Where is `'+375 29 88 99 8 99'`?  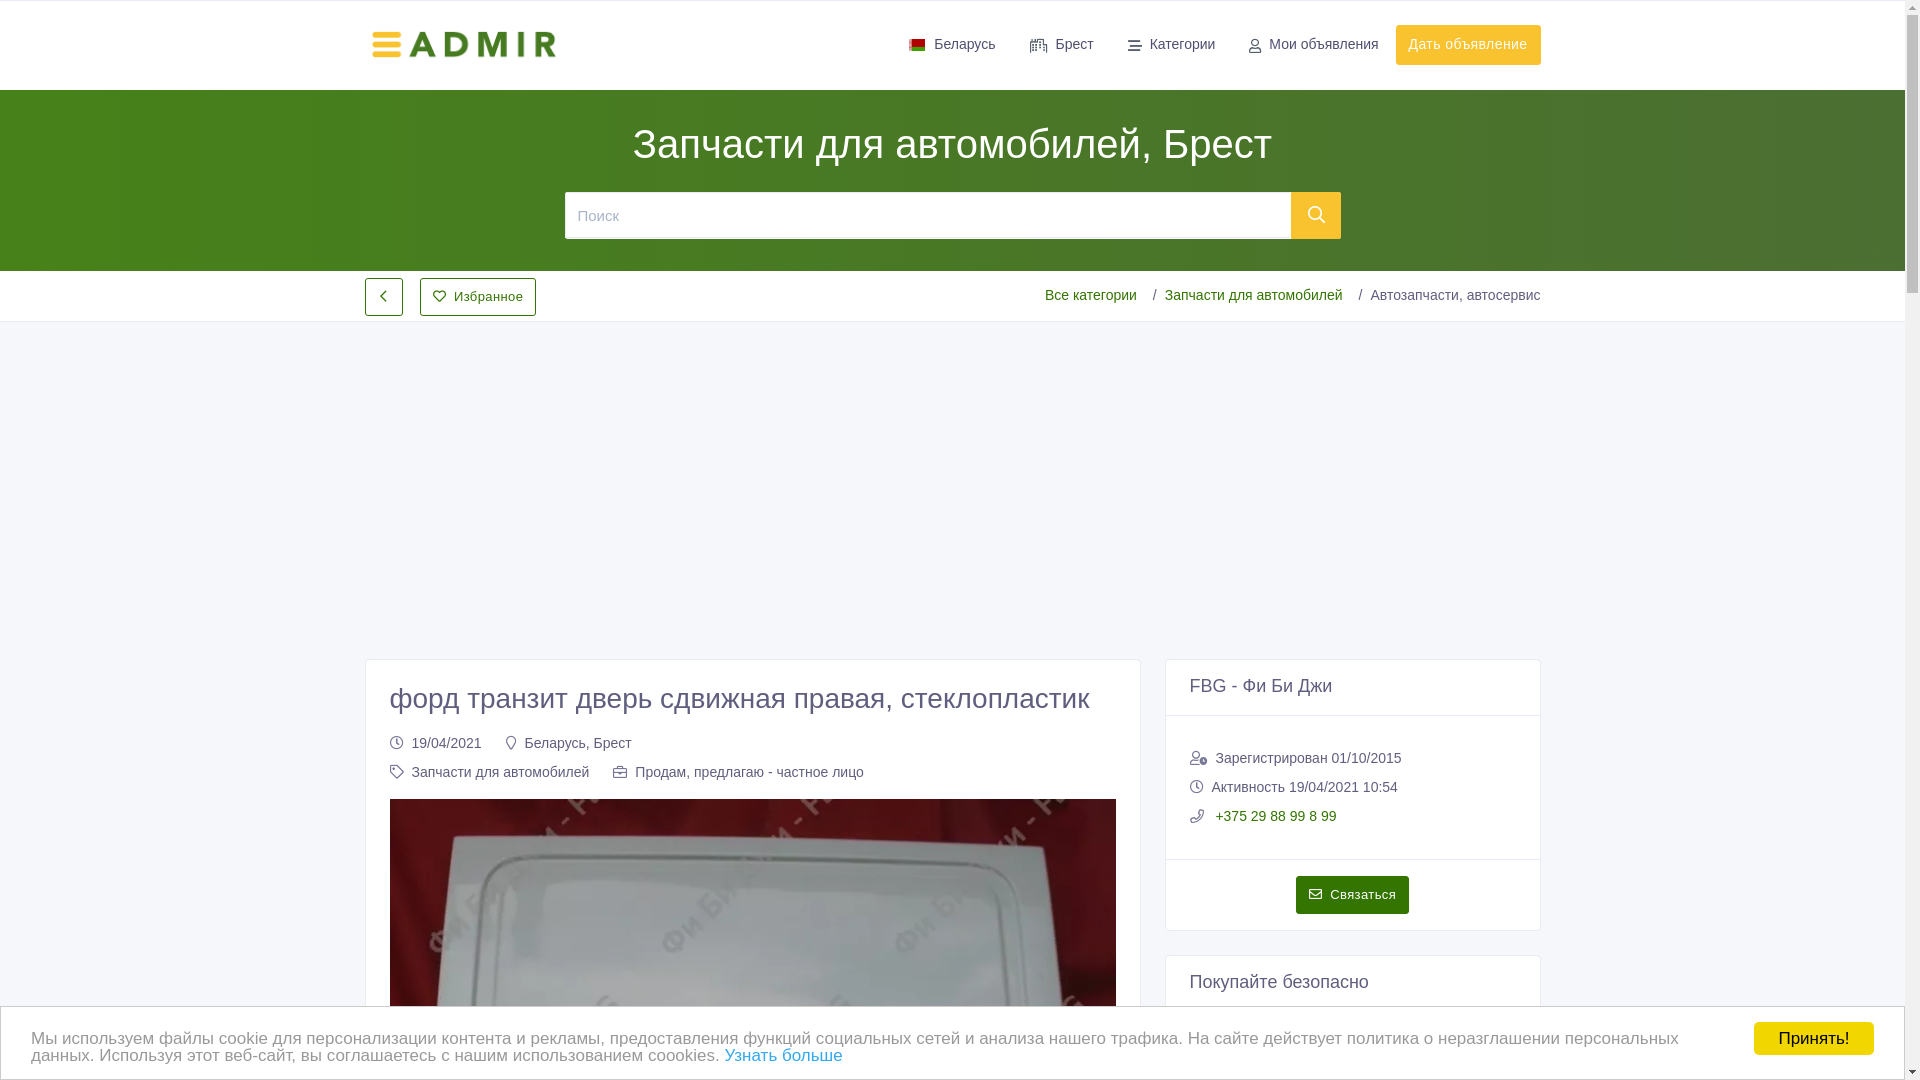
'+375 29 88 99 8 99' is located at coordinates (1273, 816).